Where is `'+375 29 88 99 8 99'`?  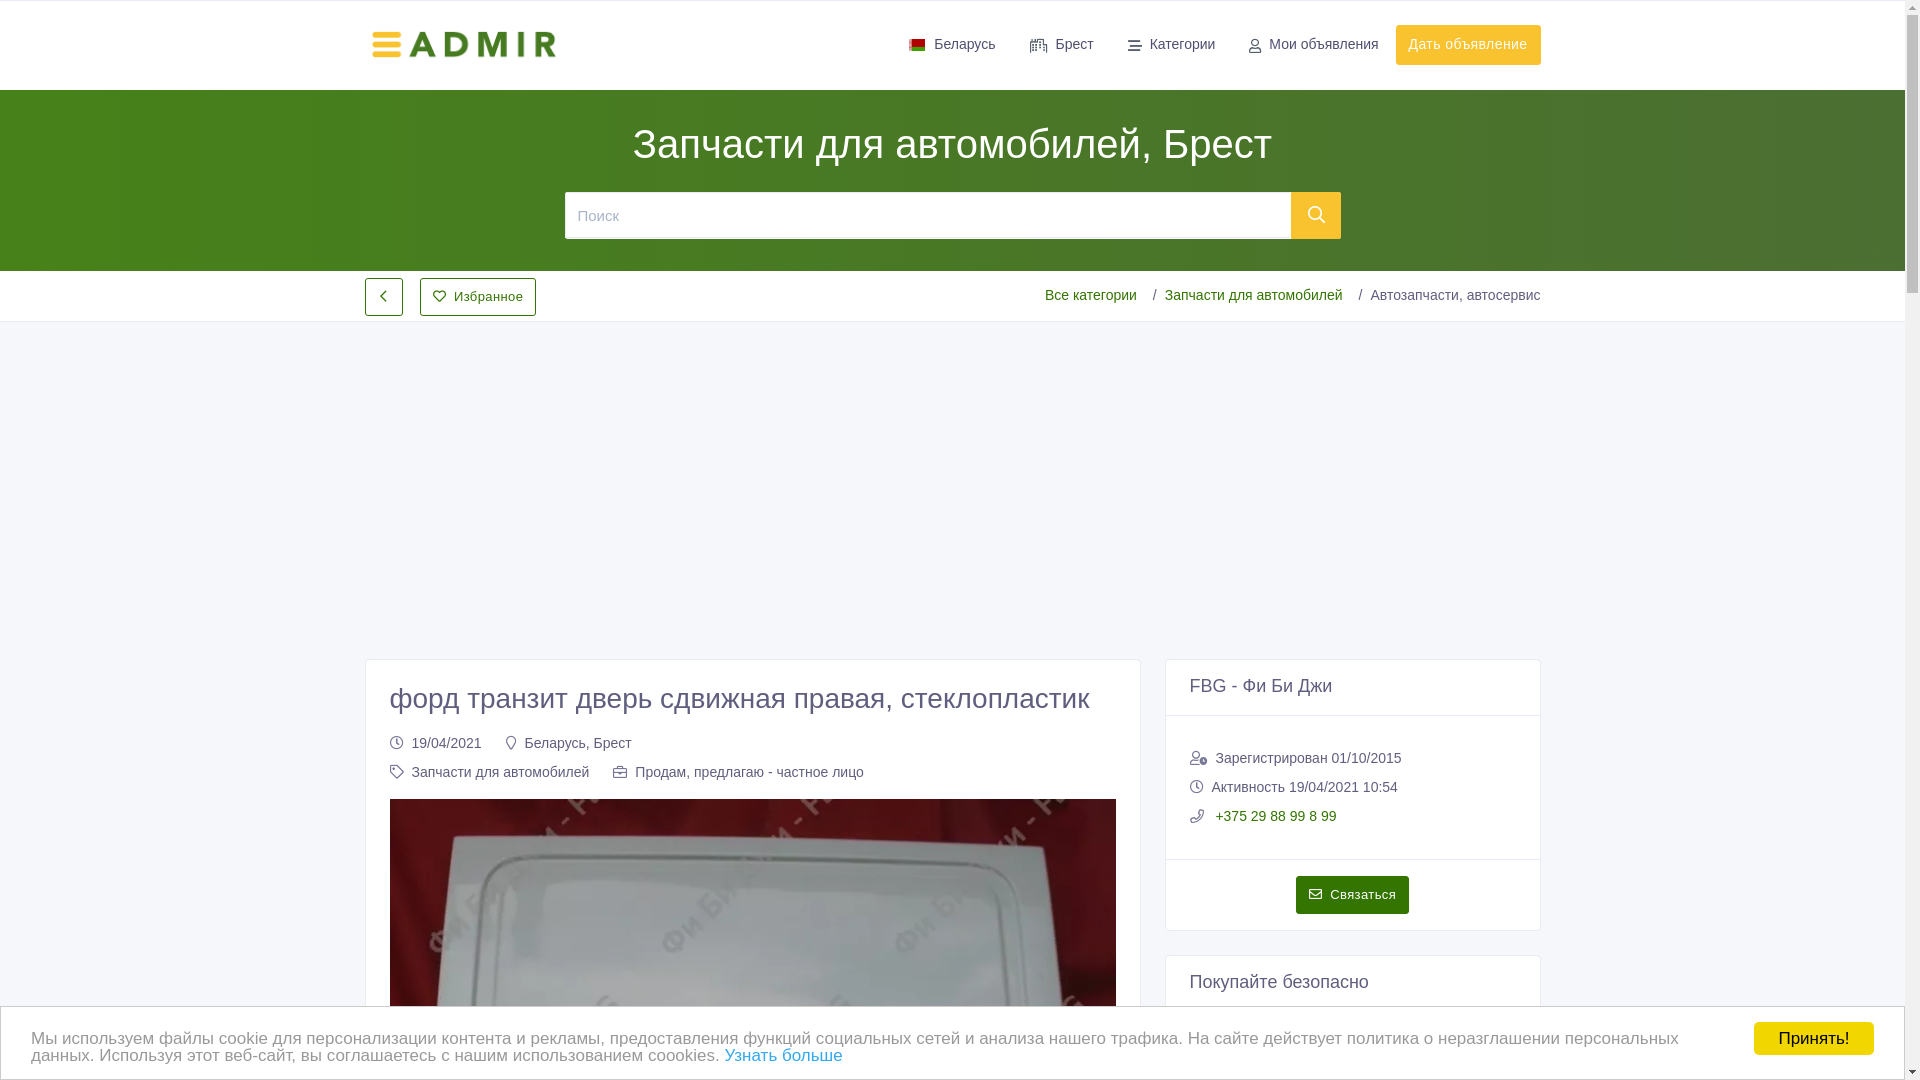
'+375 29 88 99 8 99' is located at coordinates (1273, 816).